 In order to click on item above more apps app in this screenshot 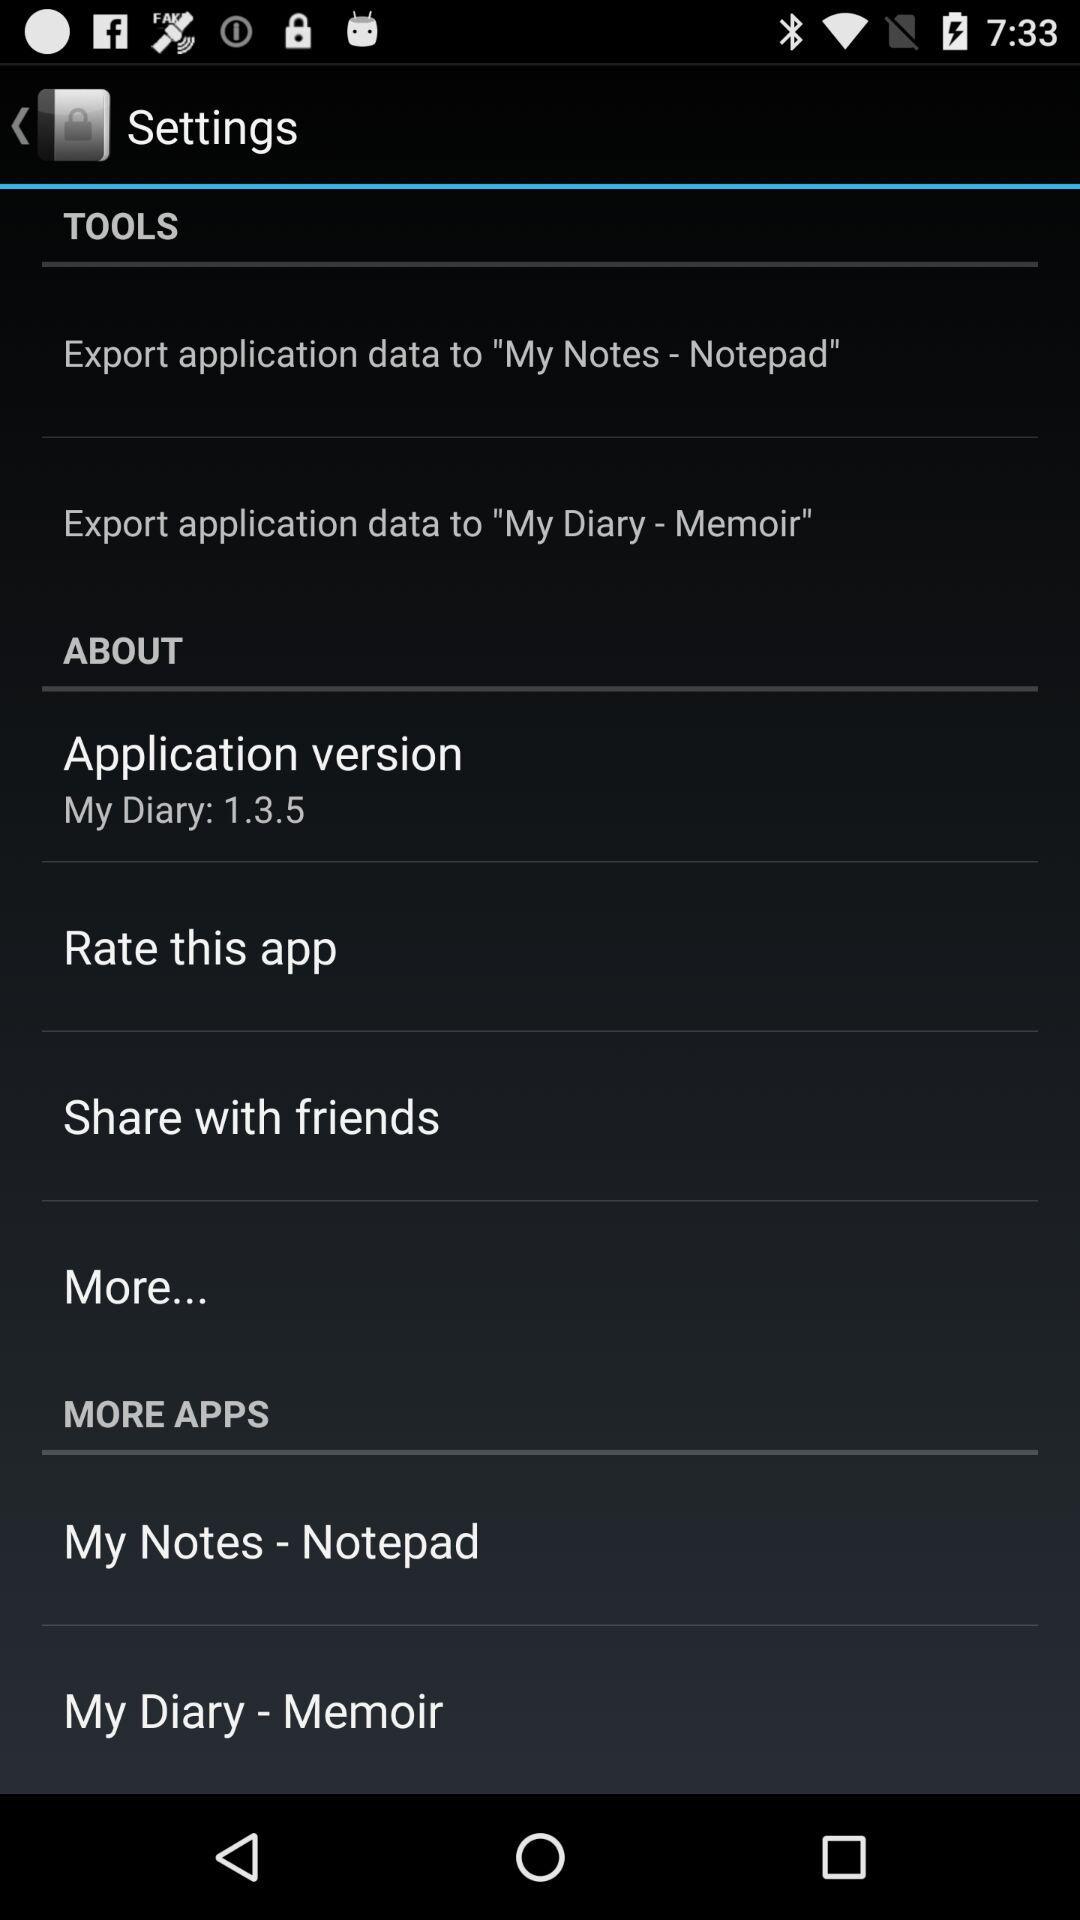, I will do `click(135, 1285)`.